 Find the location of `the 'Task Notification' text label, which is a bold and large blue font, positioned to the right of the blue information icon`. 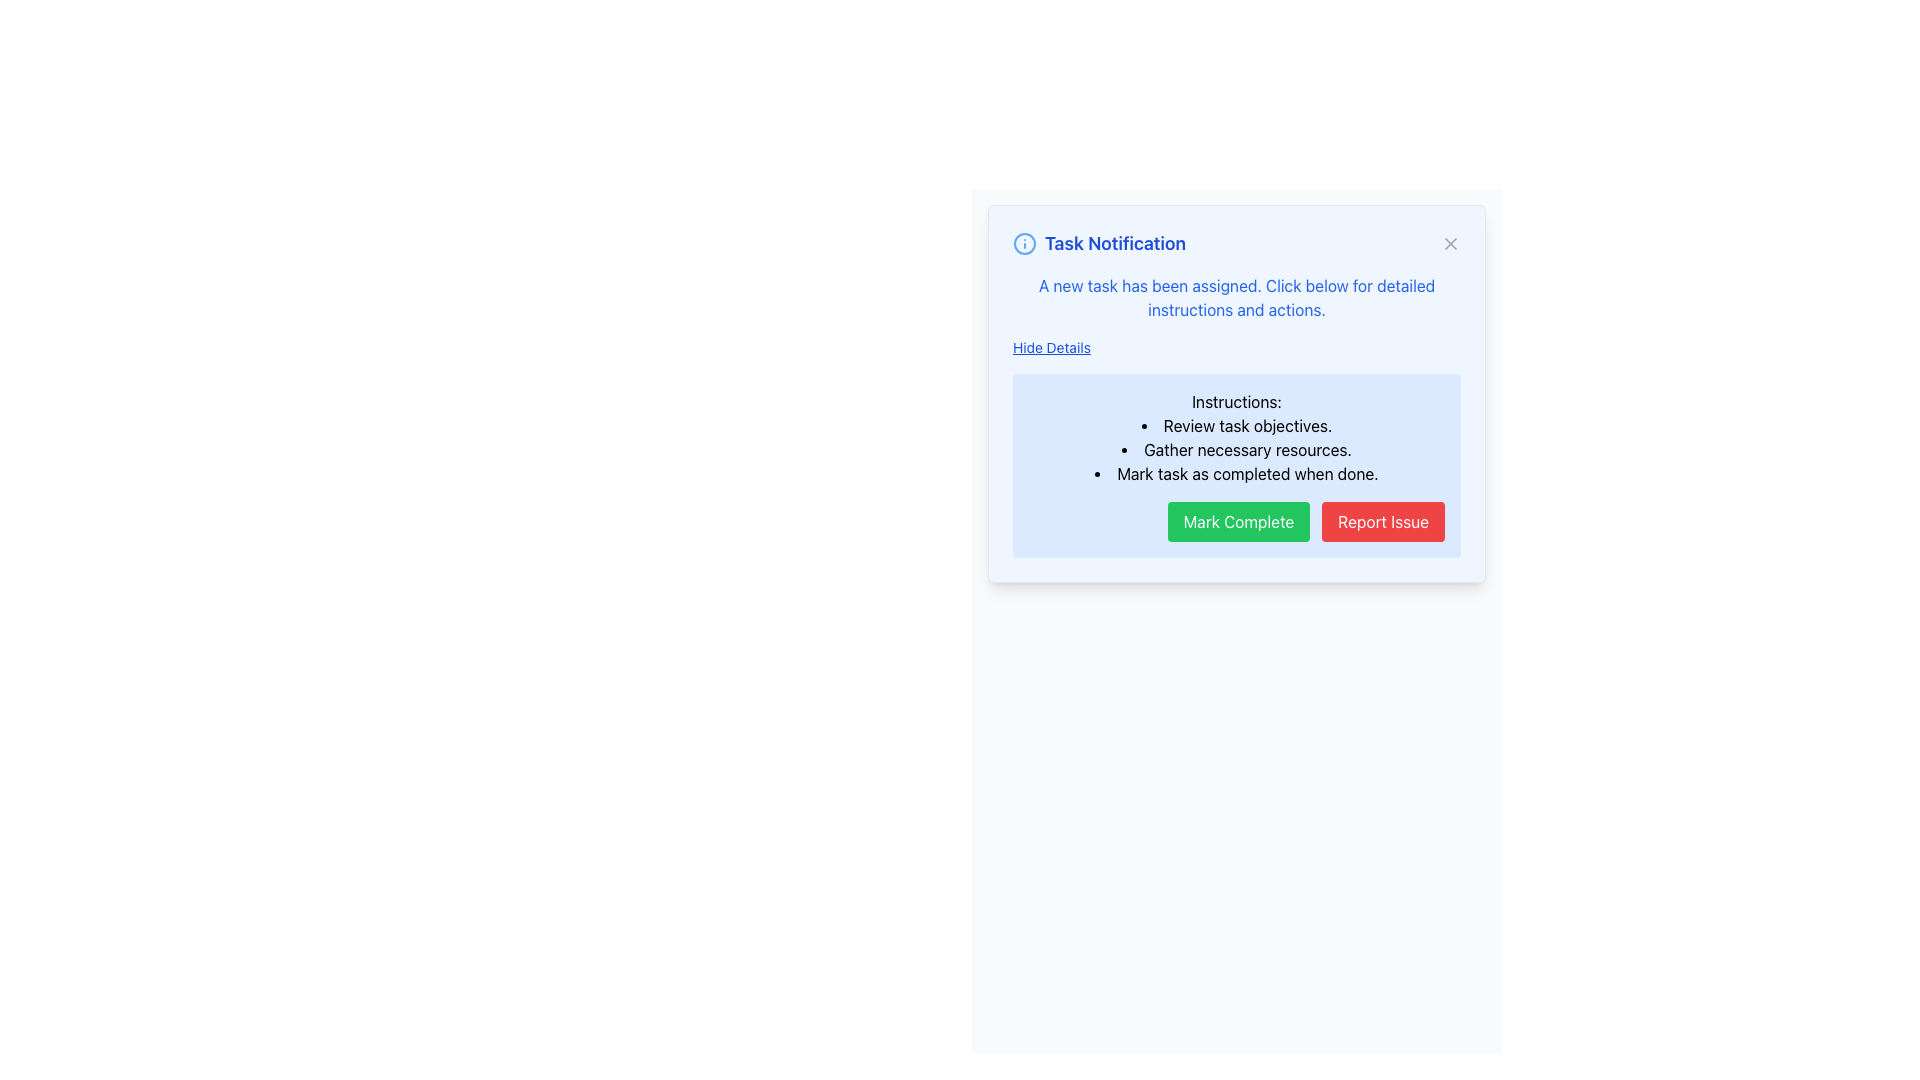

the 'Task Notification' text label, which is a bold and large blue font, positioned to the right of the blue information icon is located at coordinates (1114, 242).